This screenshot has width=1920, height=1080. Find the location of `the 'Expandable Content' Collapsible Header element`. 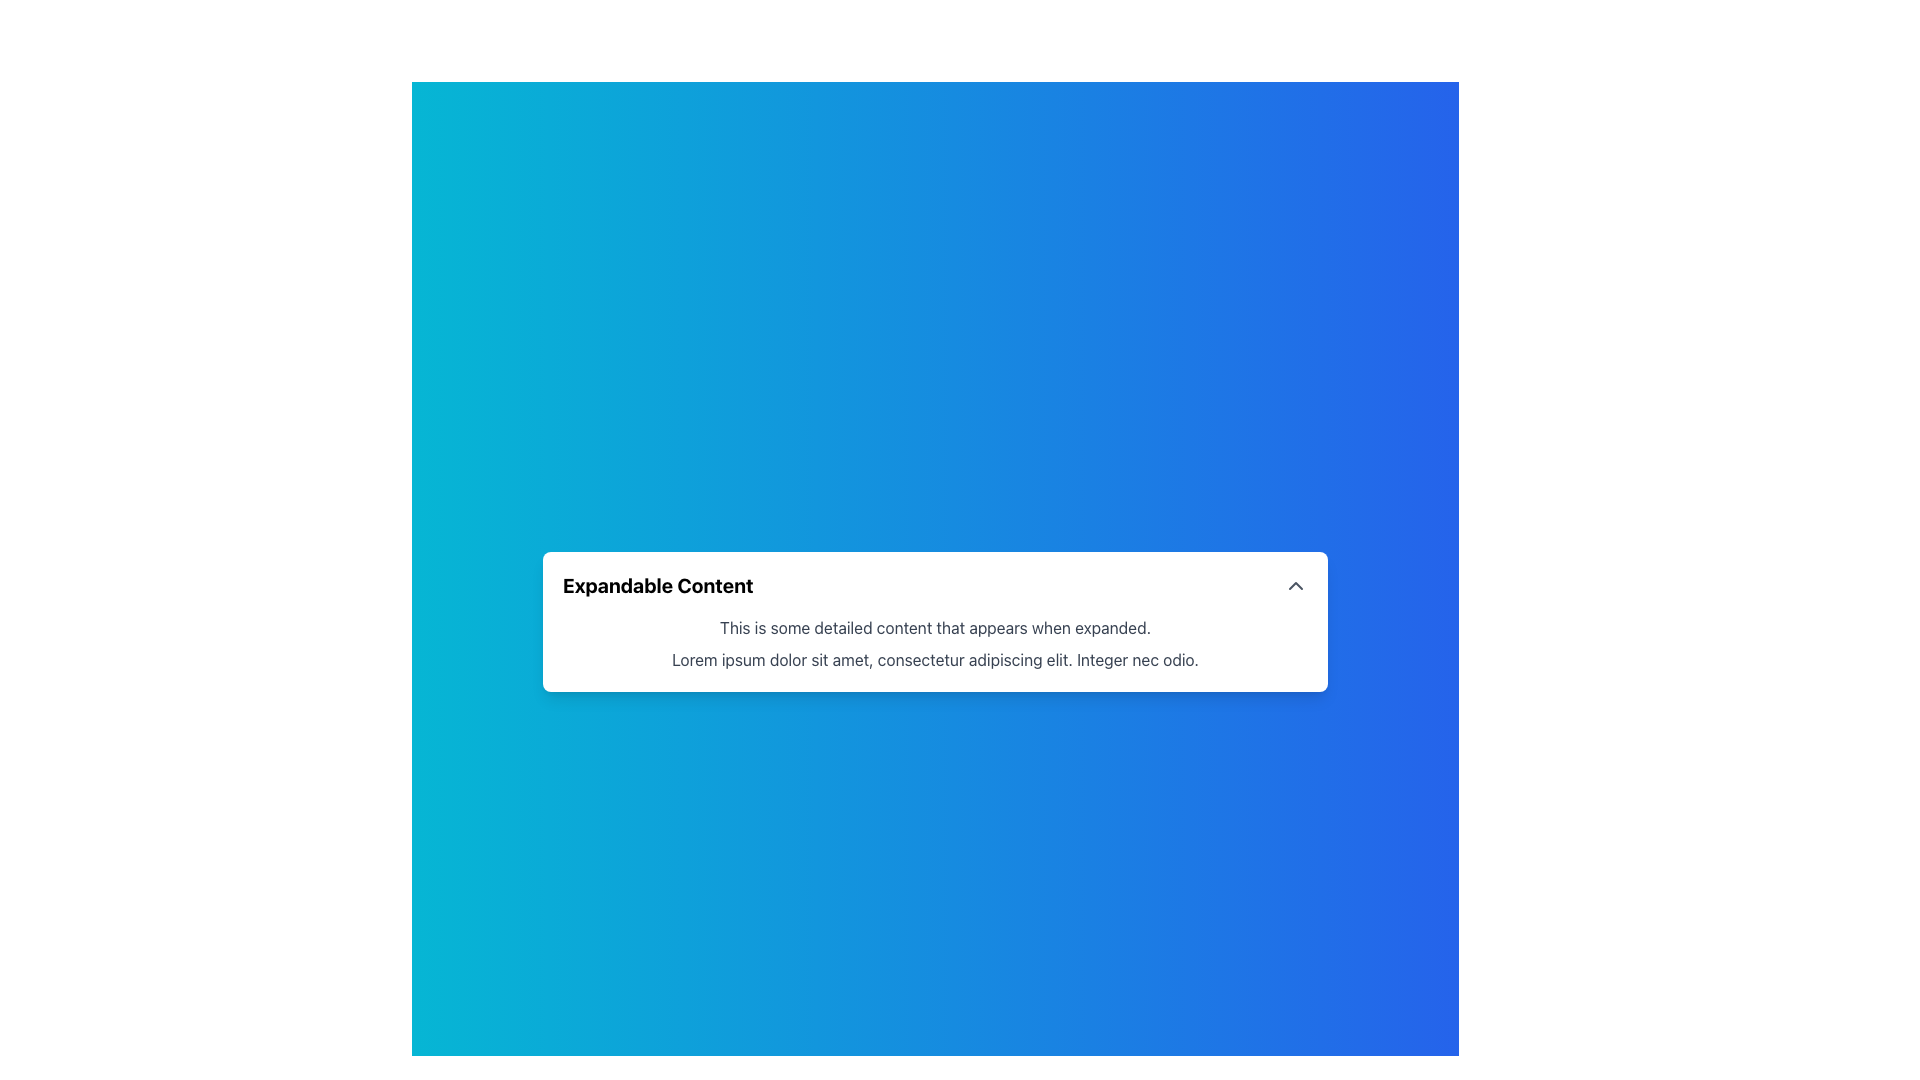

the 'Expandable Content' Collapsible Header element is located at coordinates (934, 585).